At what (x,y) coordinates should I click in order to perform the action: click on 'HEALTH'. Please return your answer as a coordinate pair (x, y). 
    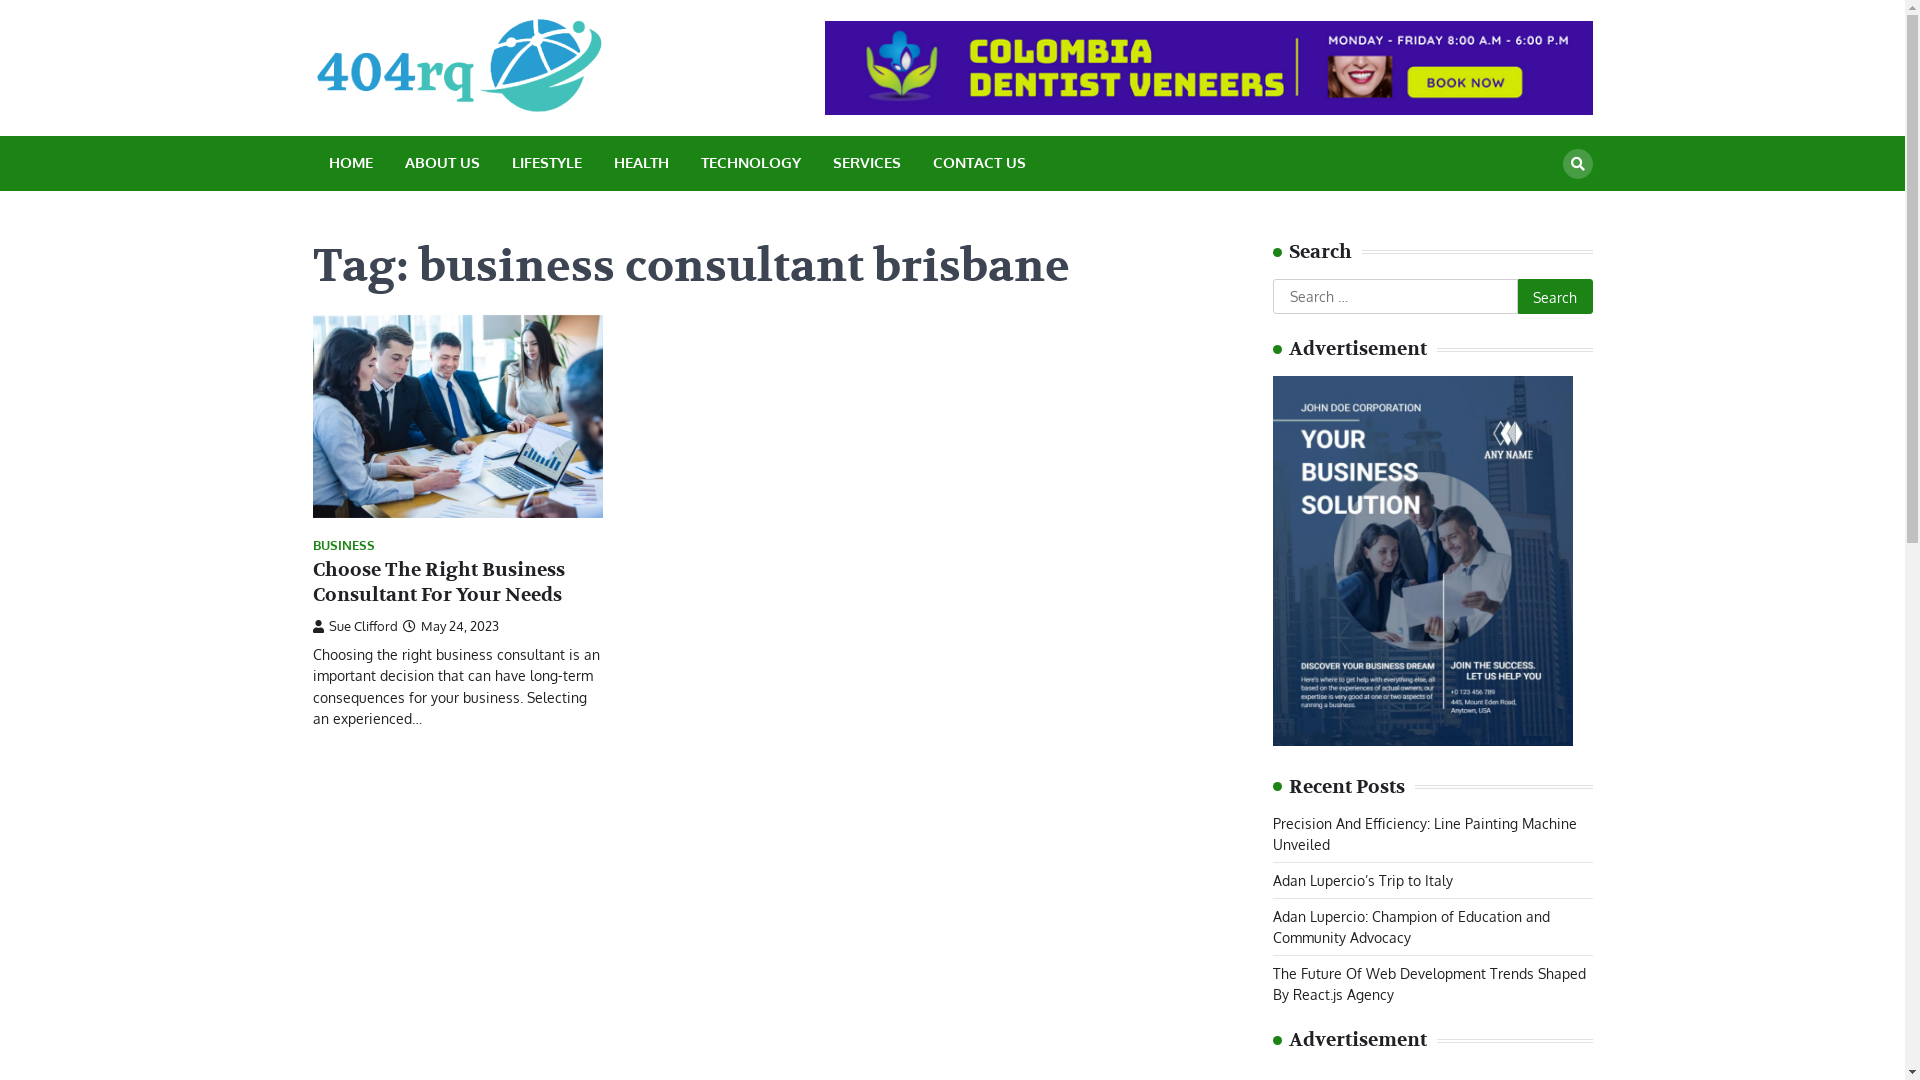
    Looking at the image, I should click on (604, 162).